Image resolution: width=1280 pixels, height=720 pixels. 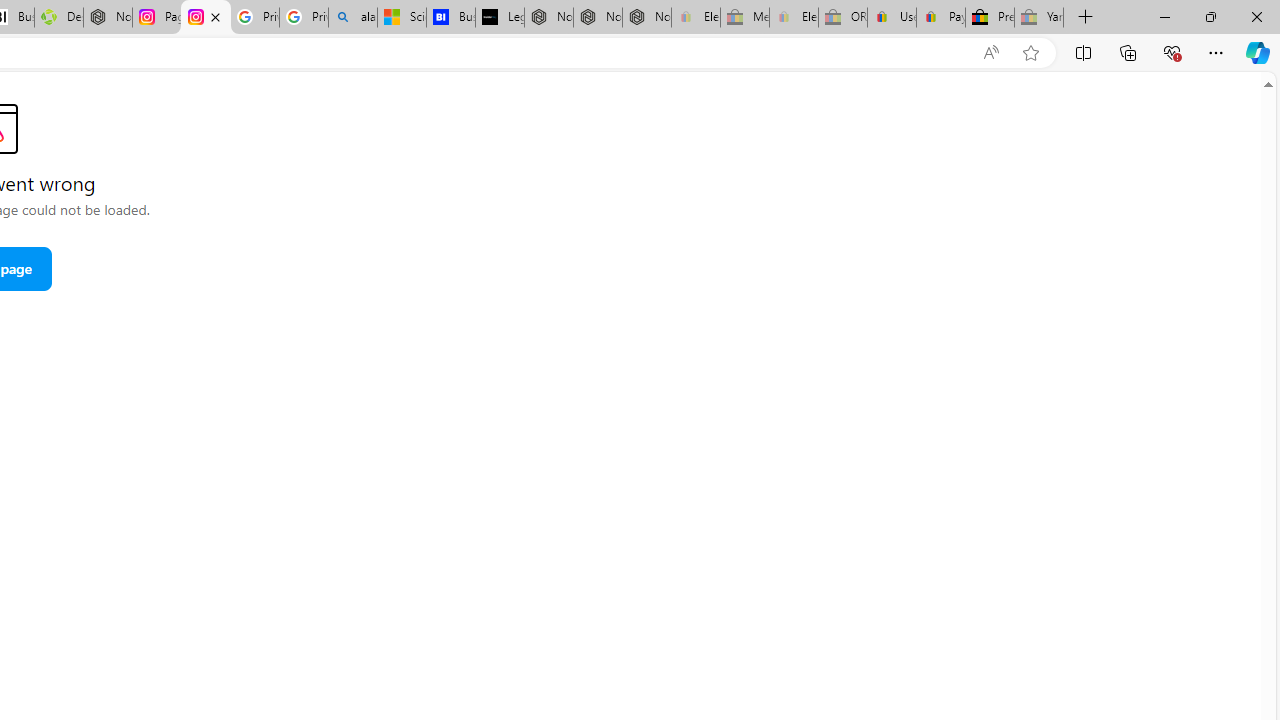 I want to click on 'alabama high school quarterback dies - Search', so click(x=353, y=17).